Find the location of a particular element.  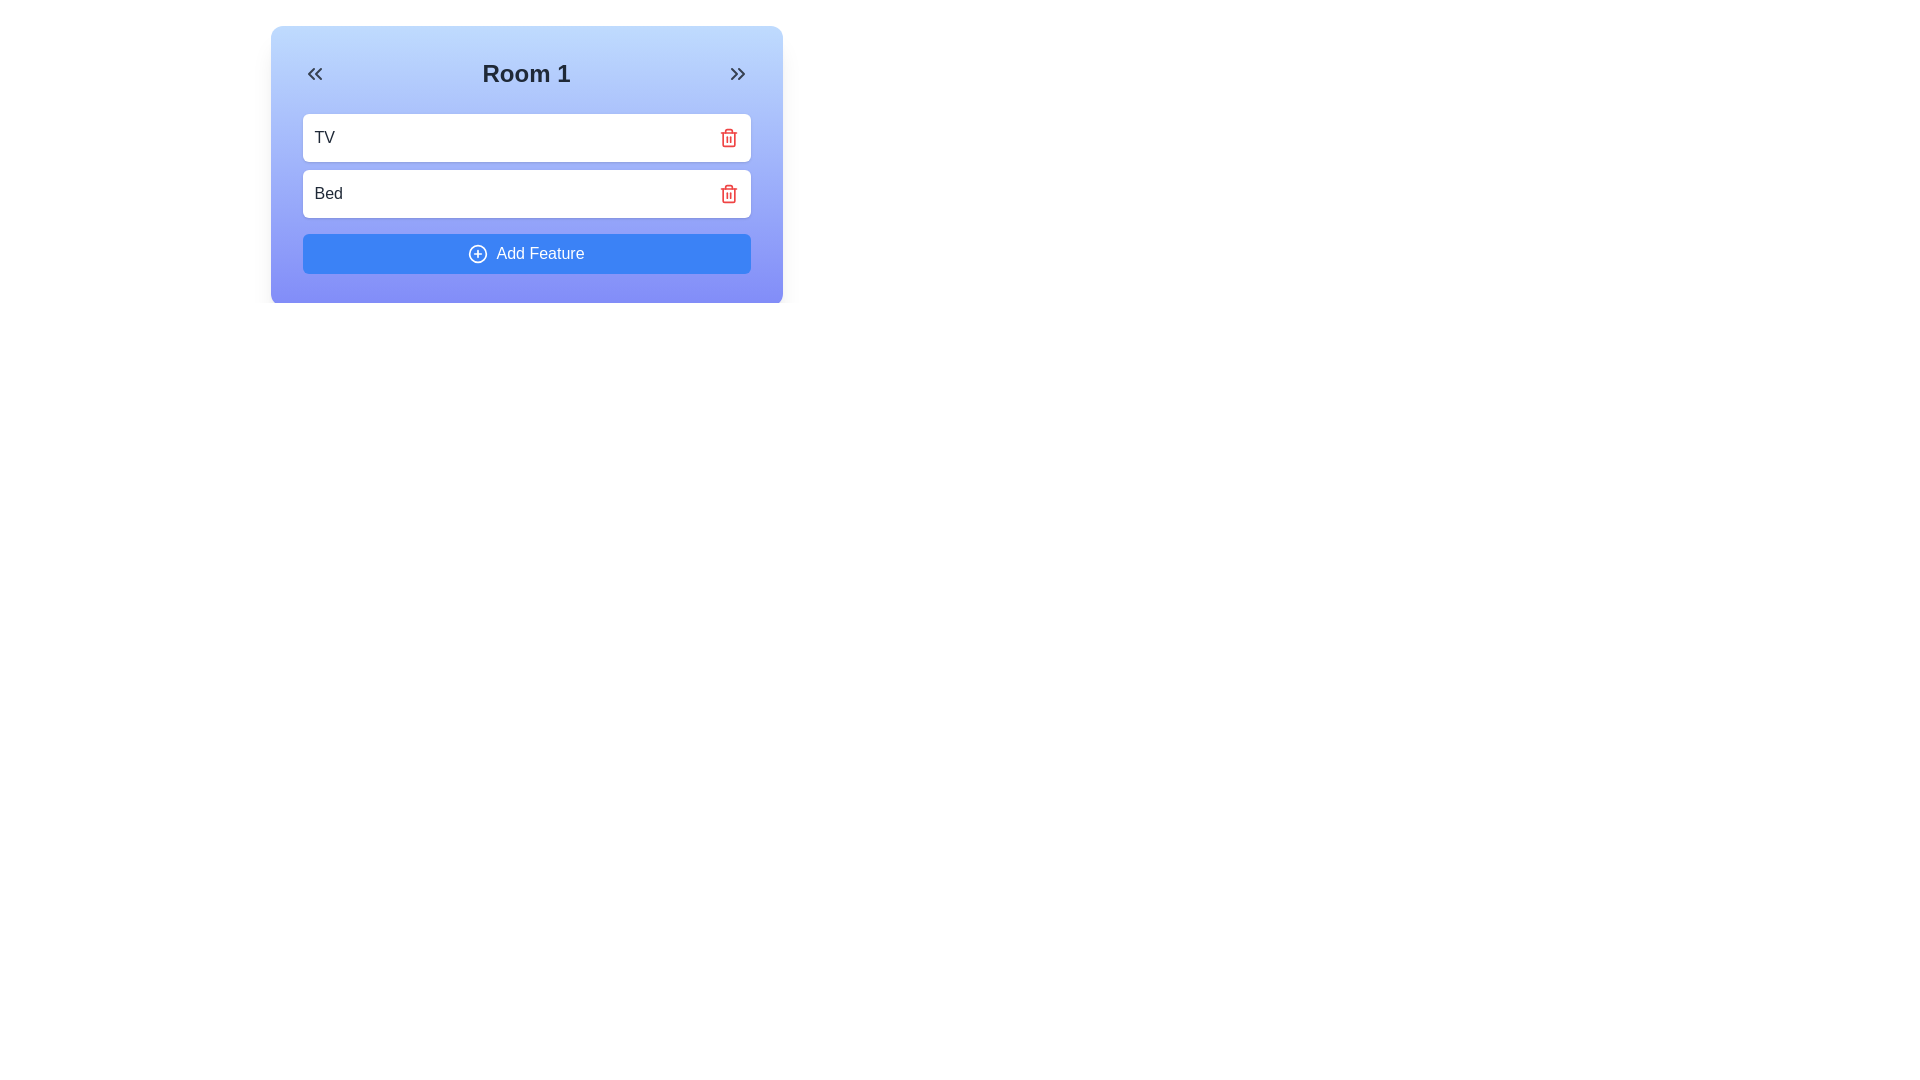

the assistive tool is located at coordinates (477, 253).